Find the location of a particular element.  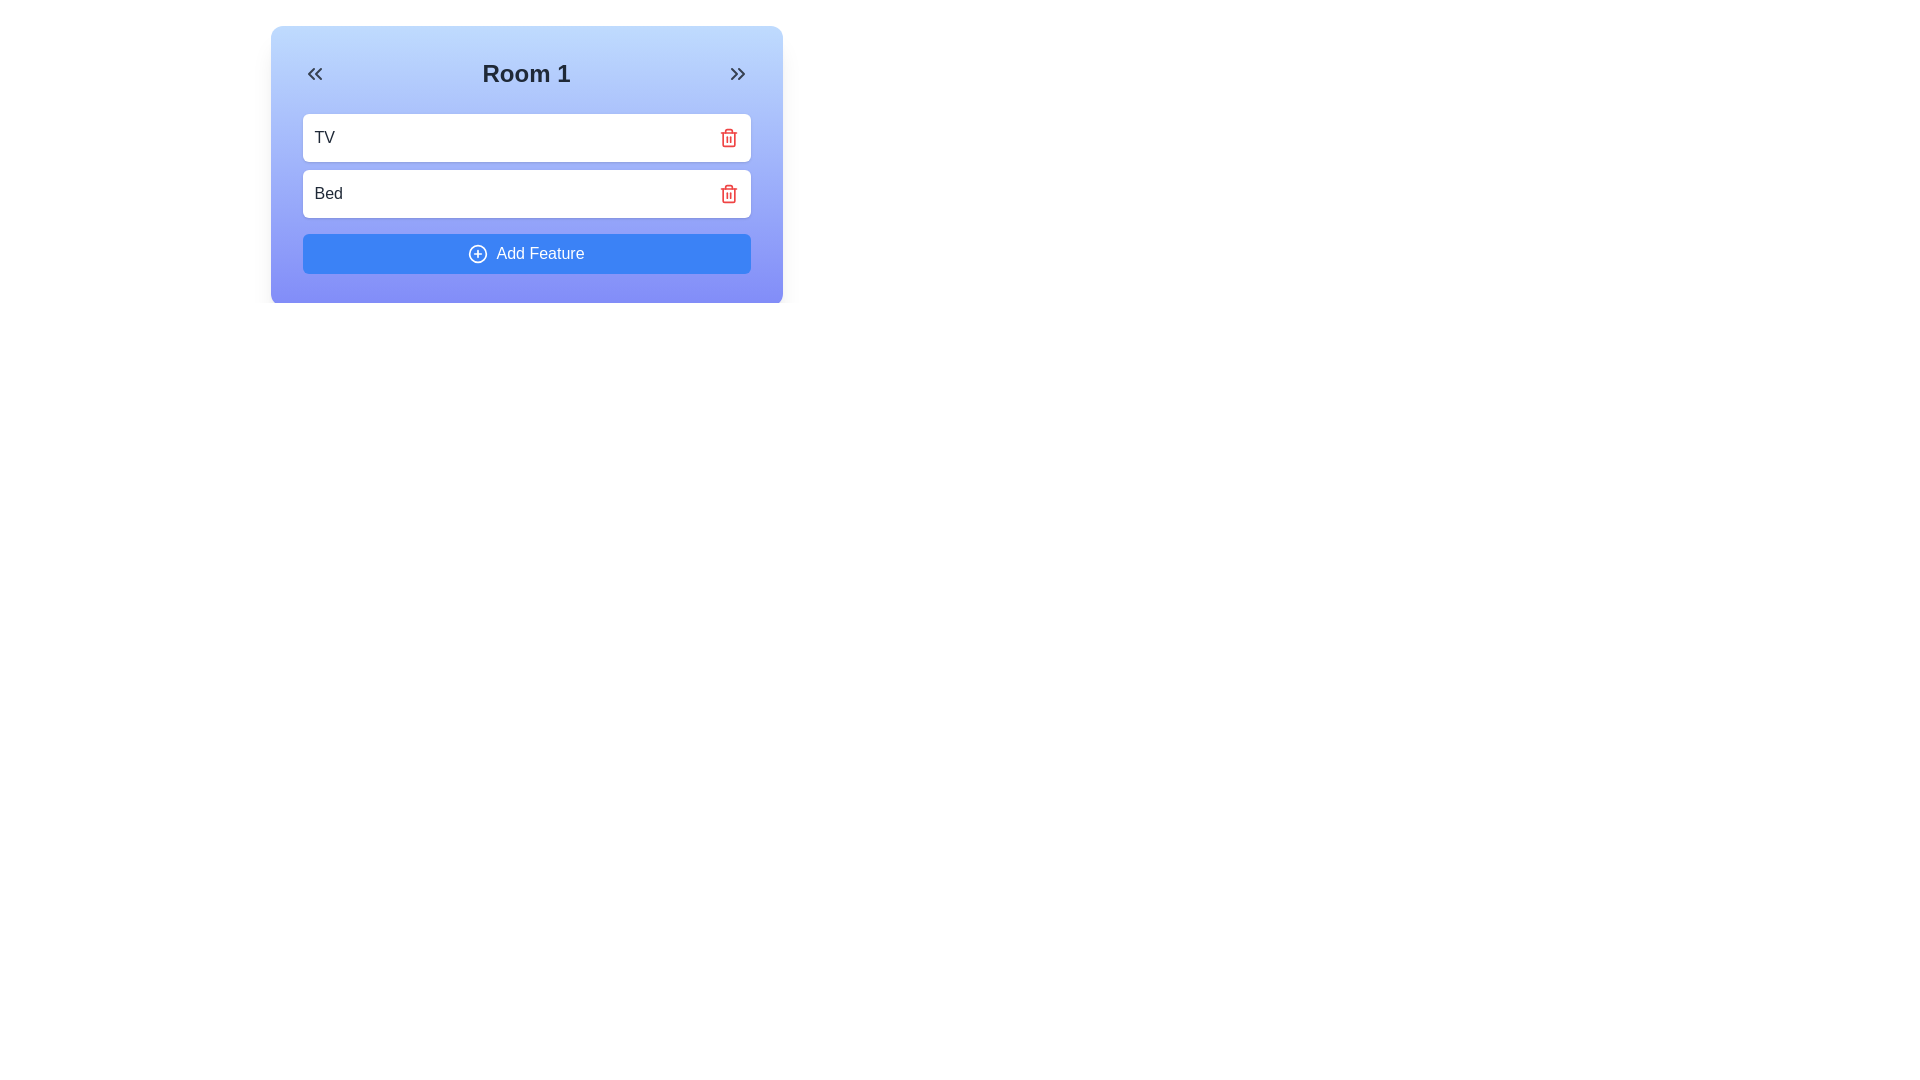

the assistive tool is located at coordinates (477, 253).